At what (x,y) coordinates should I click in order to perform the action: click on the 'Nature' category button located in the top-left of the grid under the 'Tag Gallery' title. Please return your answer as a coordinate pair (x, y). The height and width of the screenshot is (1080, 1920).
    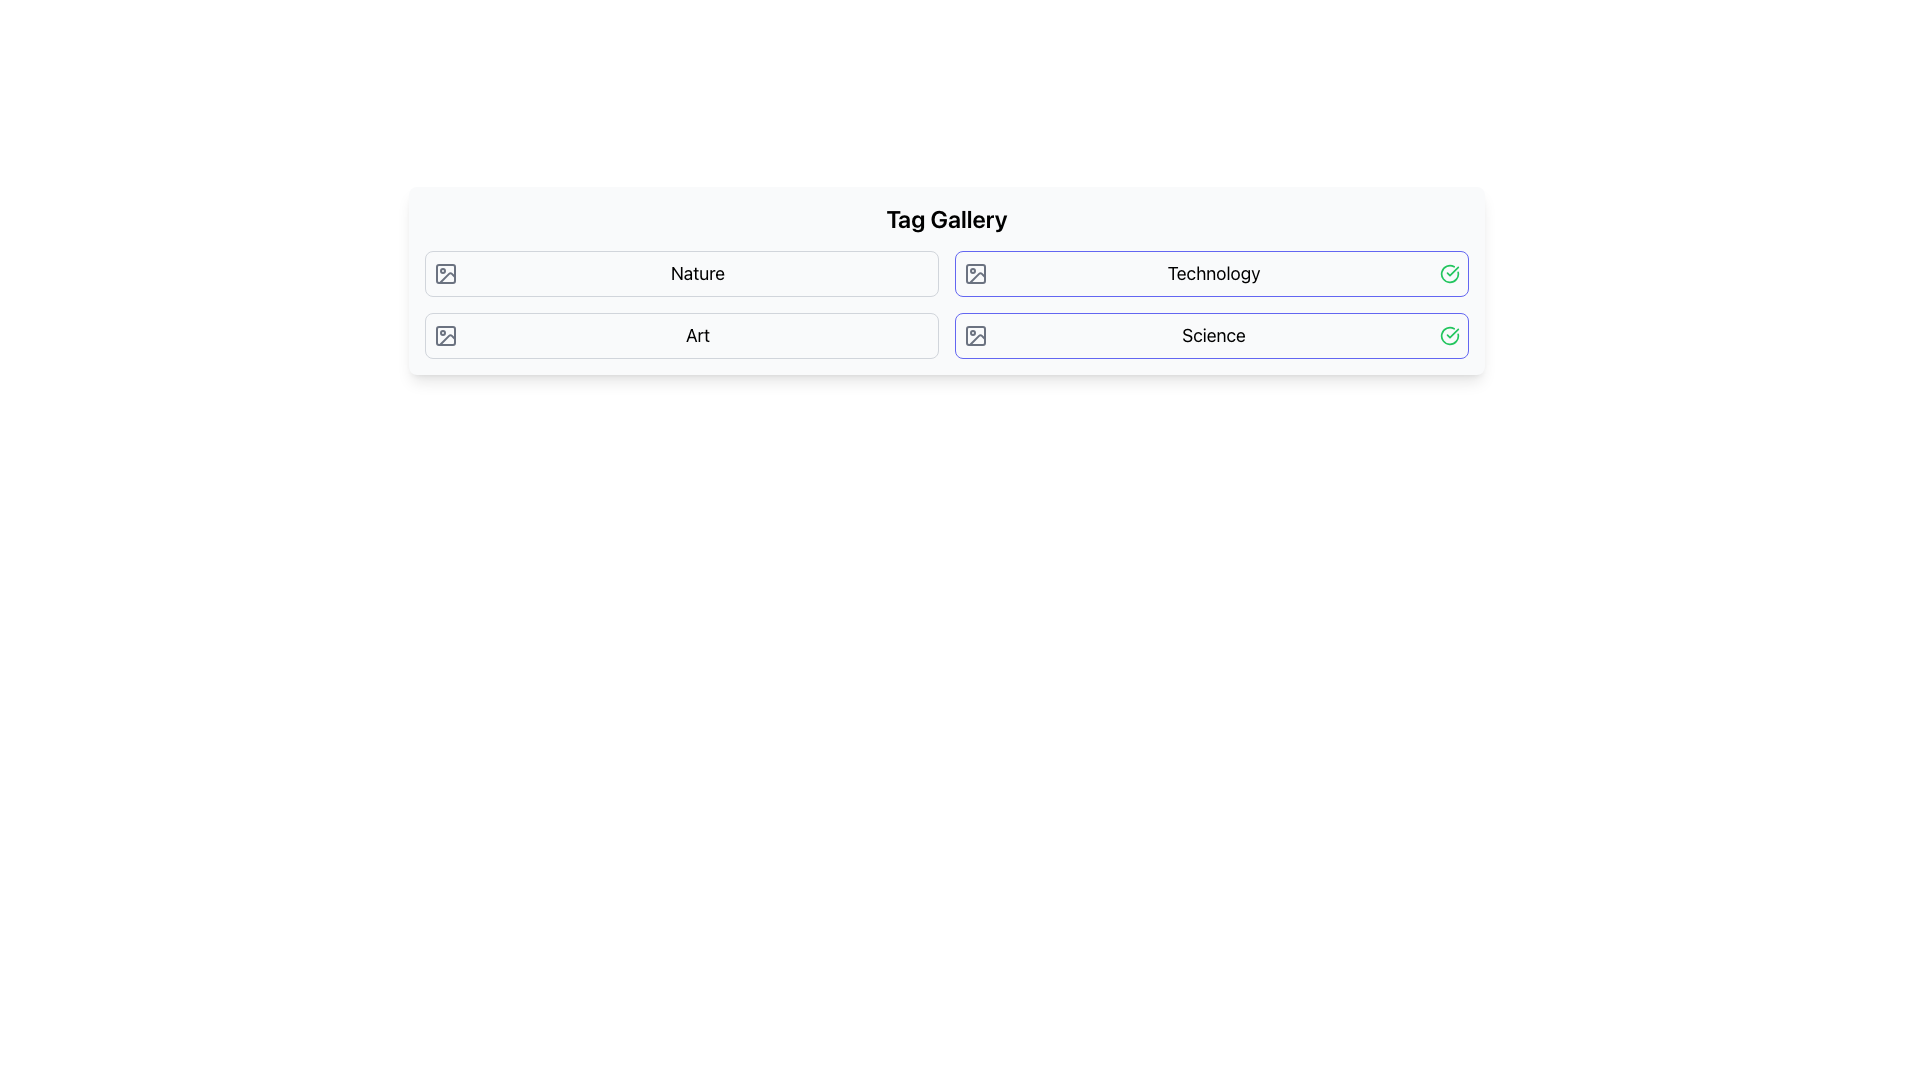
    Looking at the image, I should click on (681, 273).